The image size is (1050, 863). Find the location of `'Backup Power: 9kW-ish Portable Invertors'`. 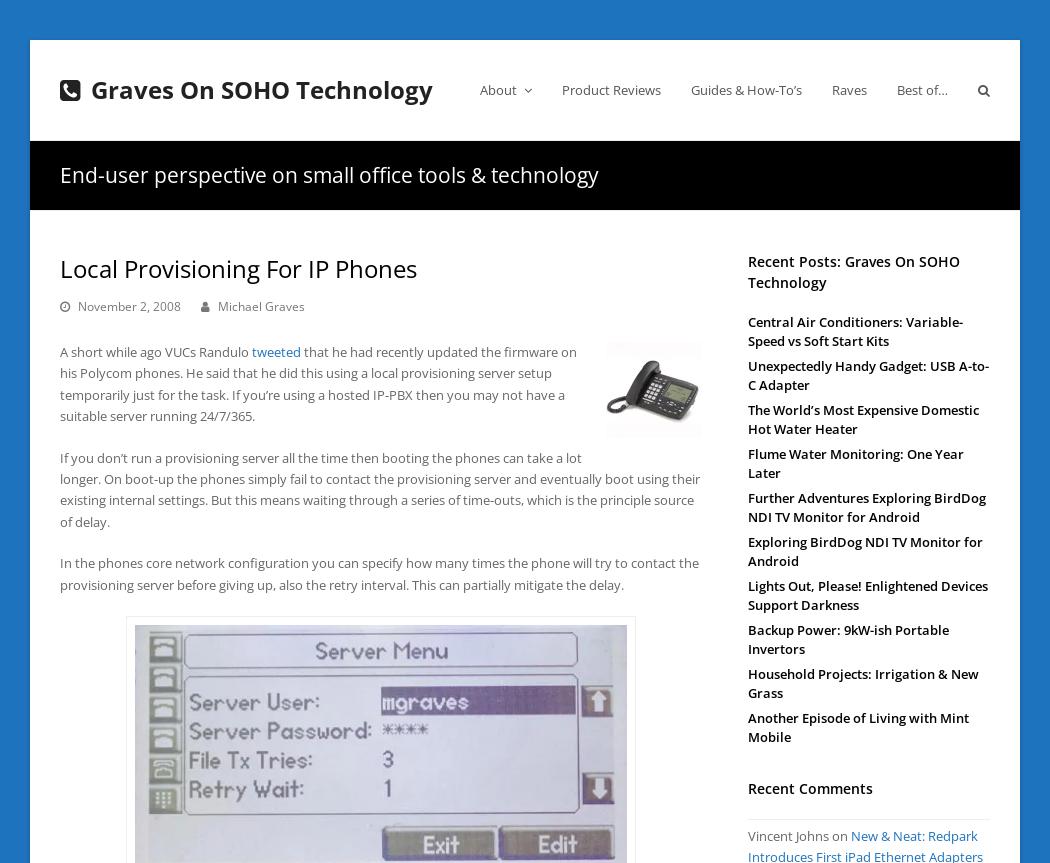

'Backup Power: 9kW-ish Portable Invertors' is located at coordinates (747, 637).